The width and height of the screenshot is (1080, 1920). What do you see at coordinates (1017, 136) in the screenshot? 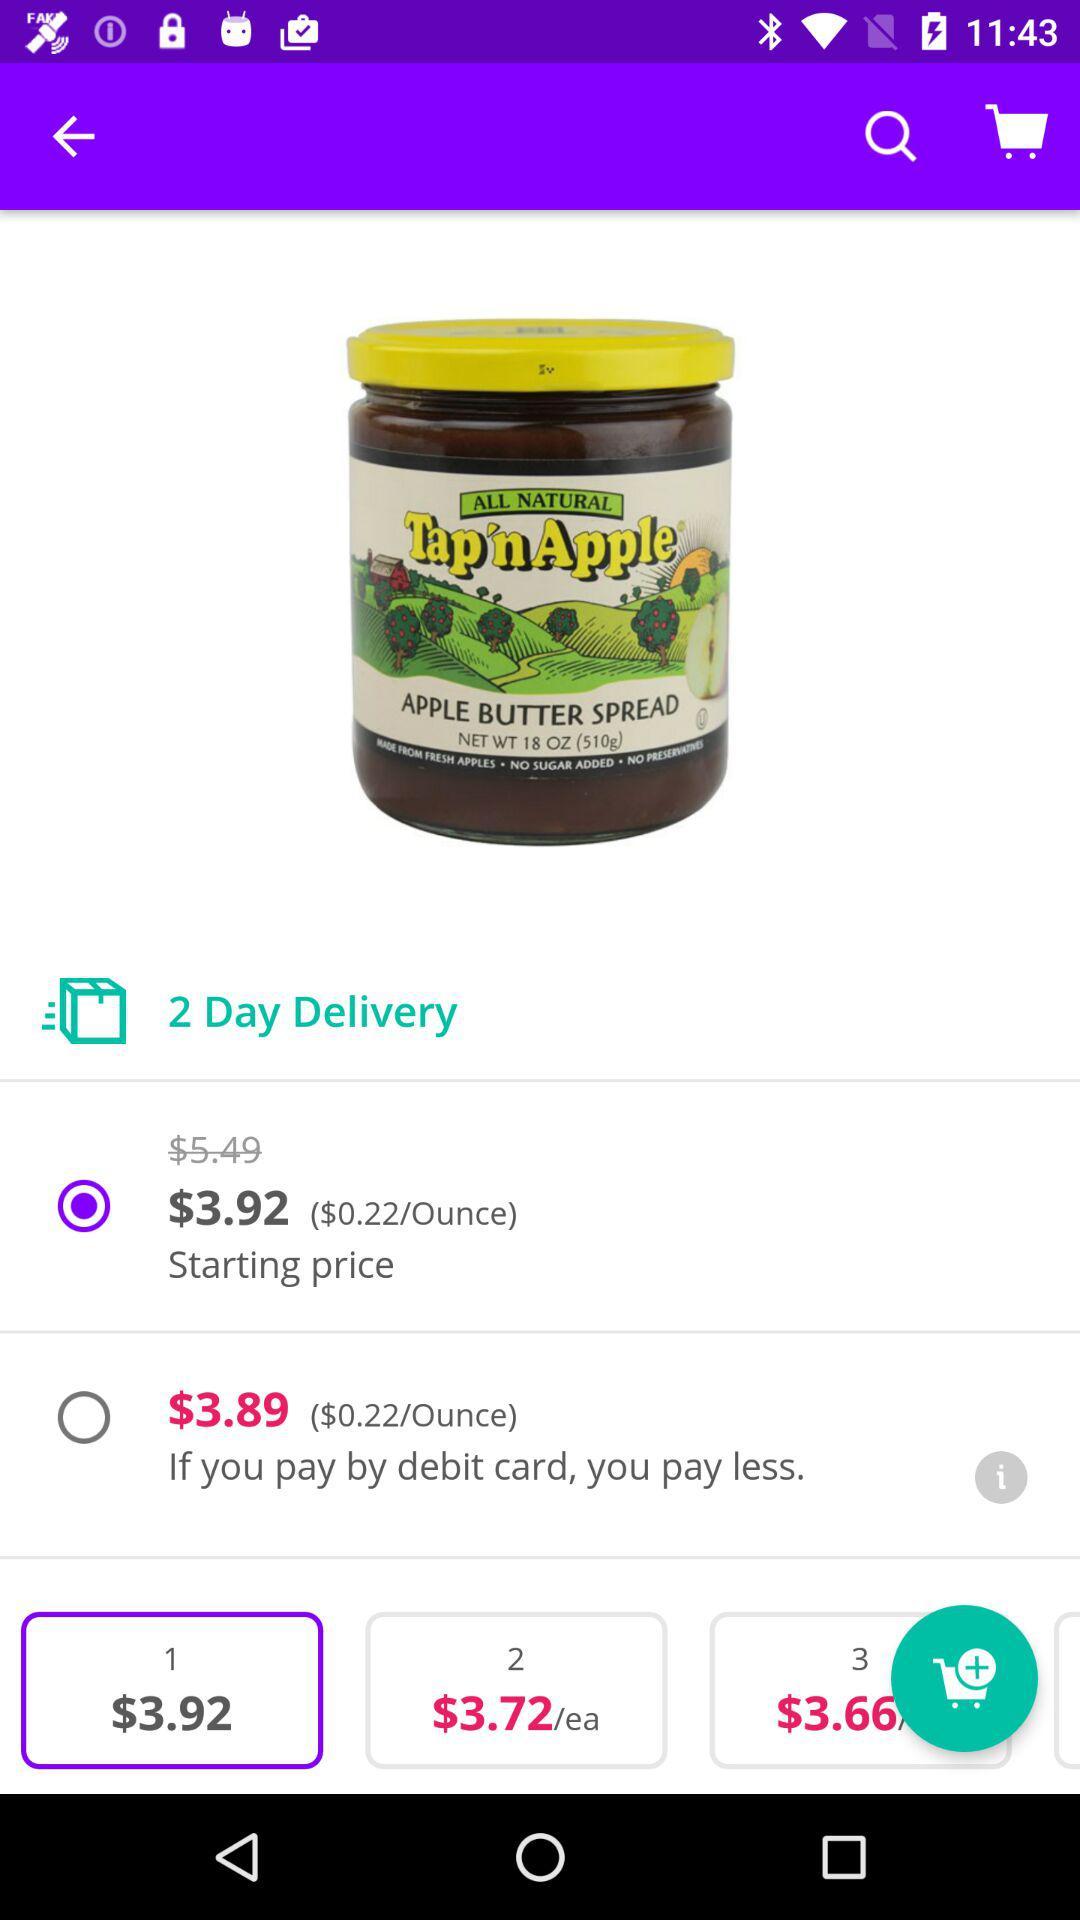
I see `the option add to cart from top right` at bounding box center [1017, 136].